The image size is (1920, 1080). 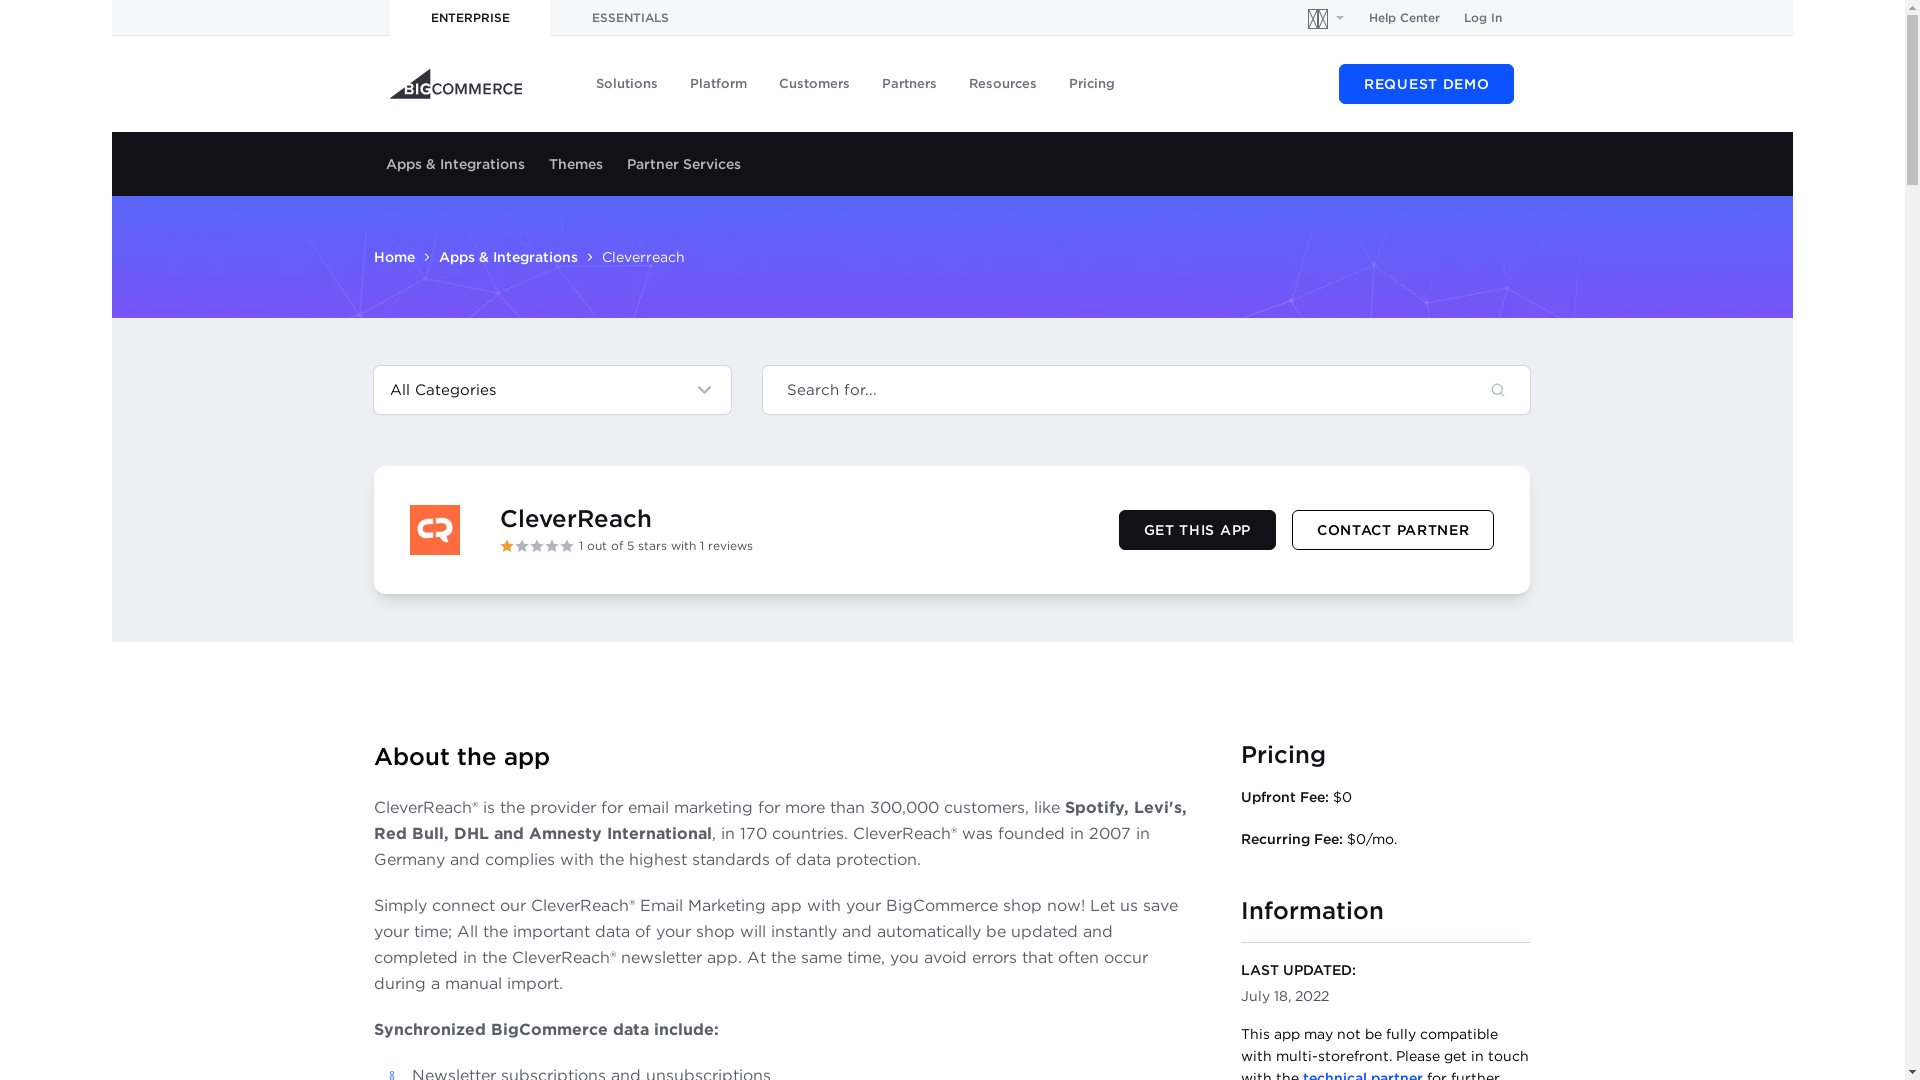 What do you see at coordinates (814, 83) in the screenshot?
I see `'Customers'` at bounding box center [814, 83].